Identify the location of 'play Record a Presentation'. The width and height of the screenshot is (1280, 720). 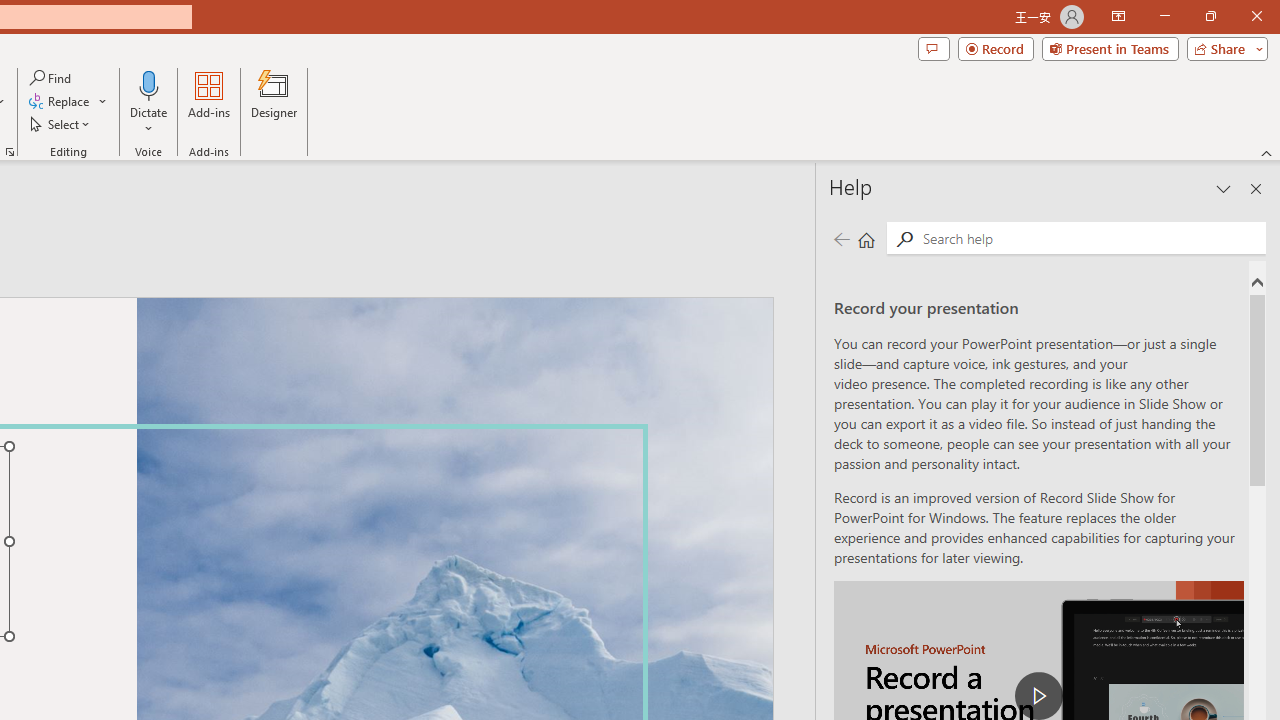
(1038, 694).